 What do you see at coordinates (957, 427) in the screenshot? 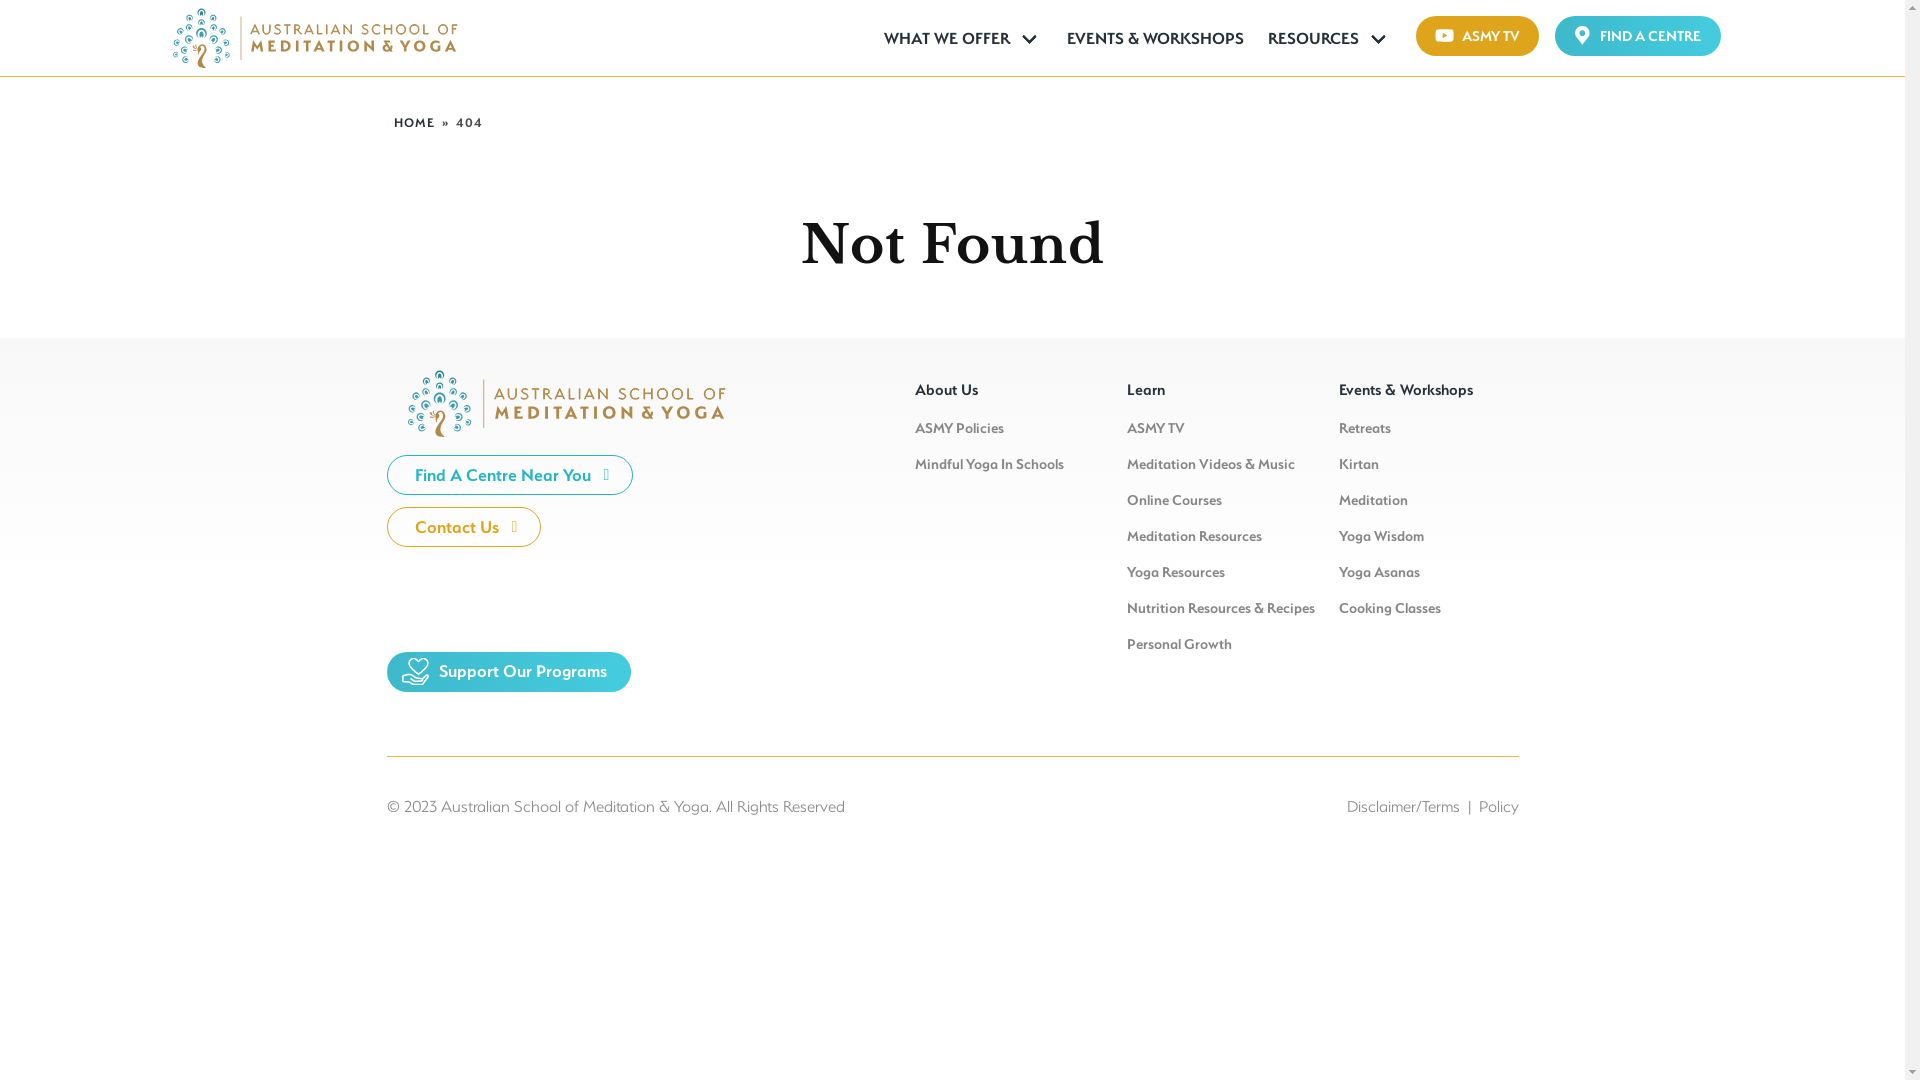
I see `'ASMY Policies'` at bounding box center [957, 427].